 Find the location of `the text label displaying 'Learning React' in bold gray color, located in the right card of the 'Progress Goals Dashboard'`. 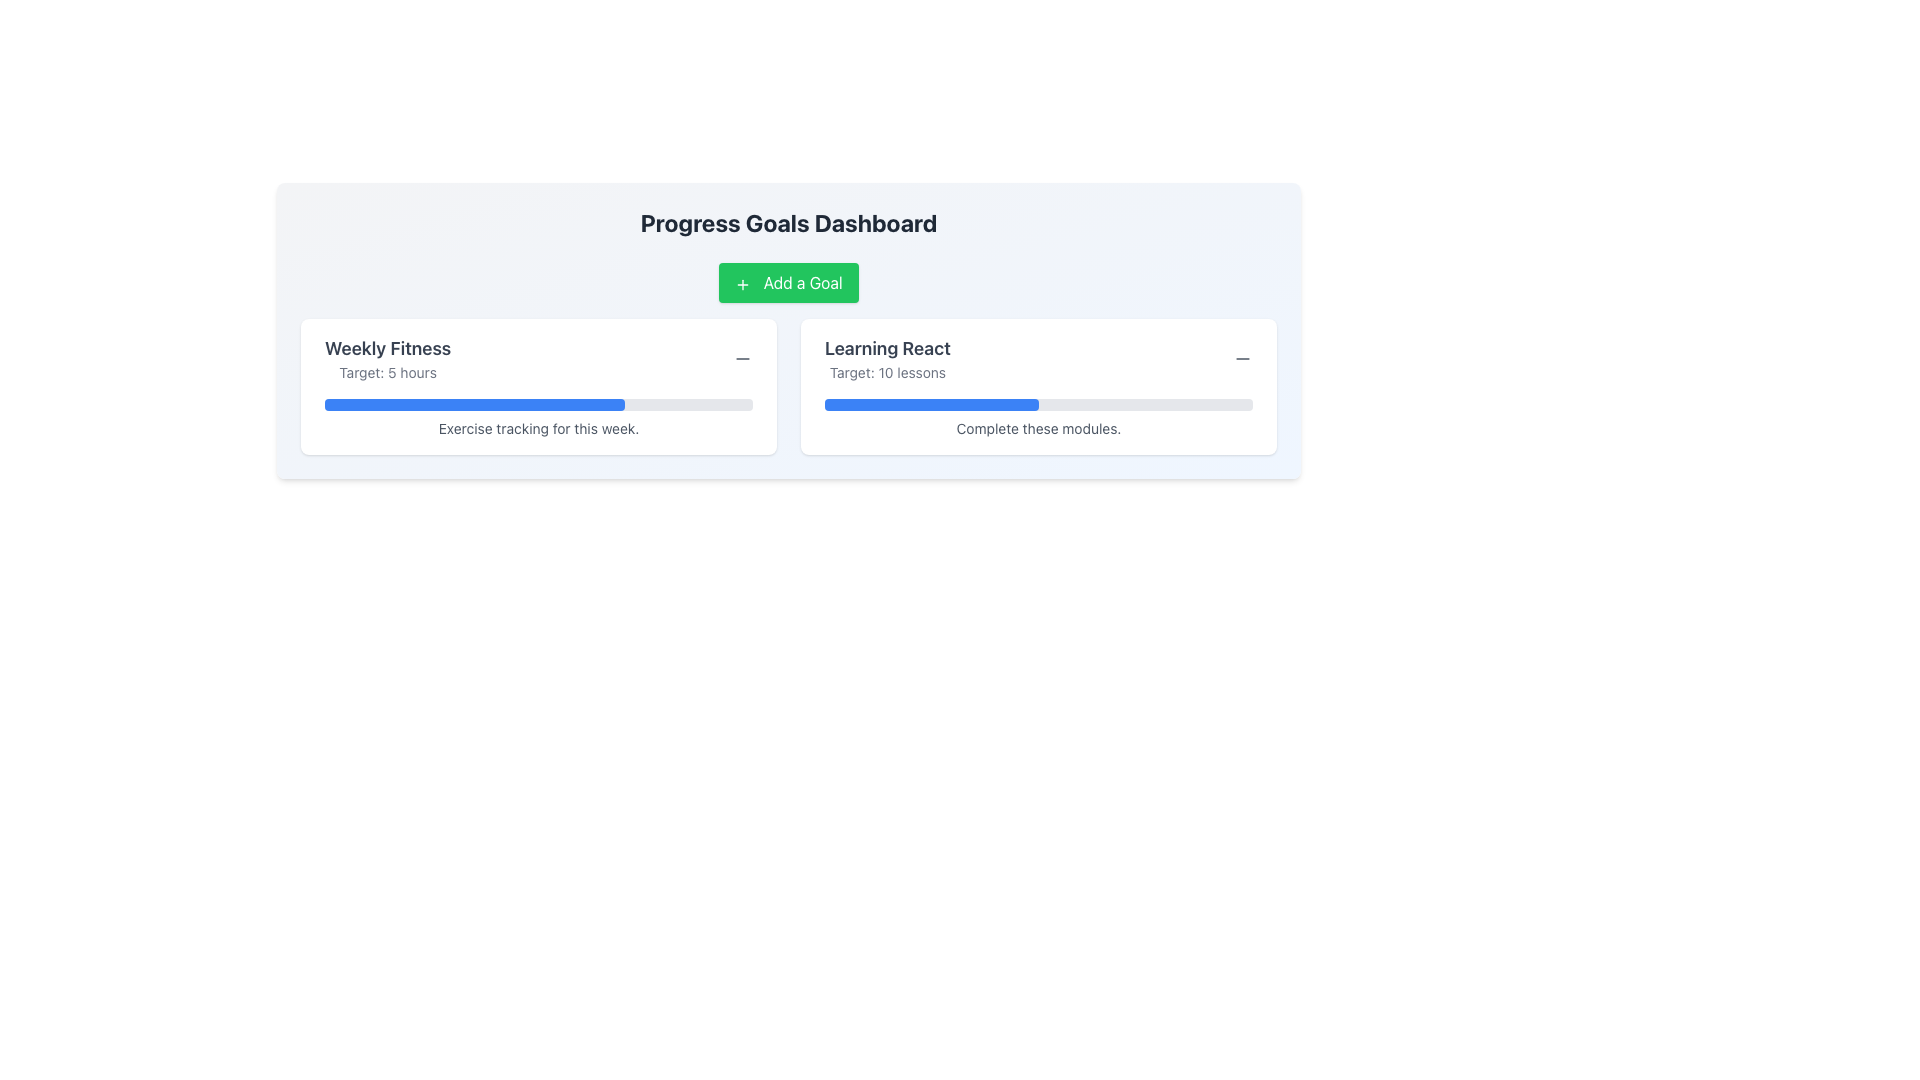

the text label displaying 'Learning React' in bold gray color, located in the right card of the 'Progress Goals Dashboard' is located at coordinates (887, 347).